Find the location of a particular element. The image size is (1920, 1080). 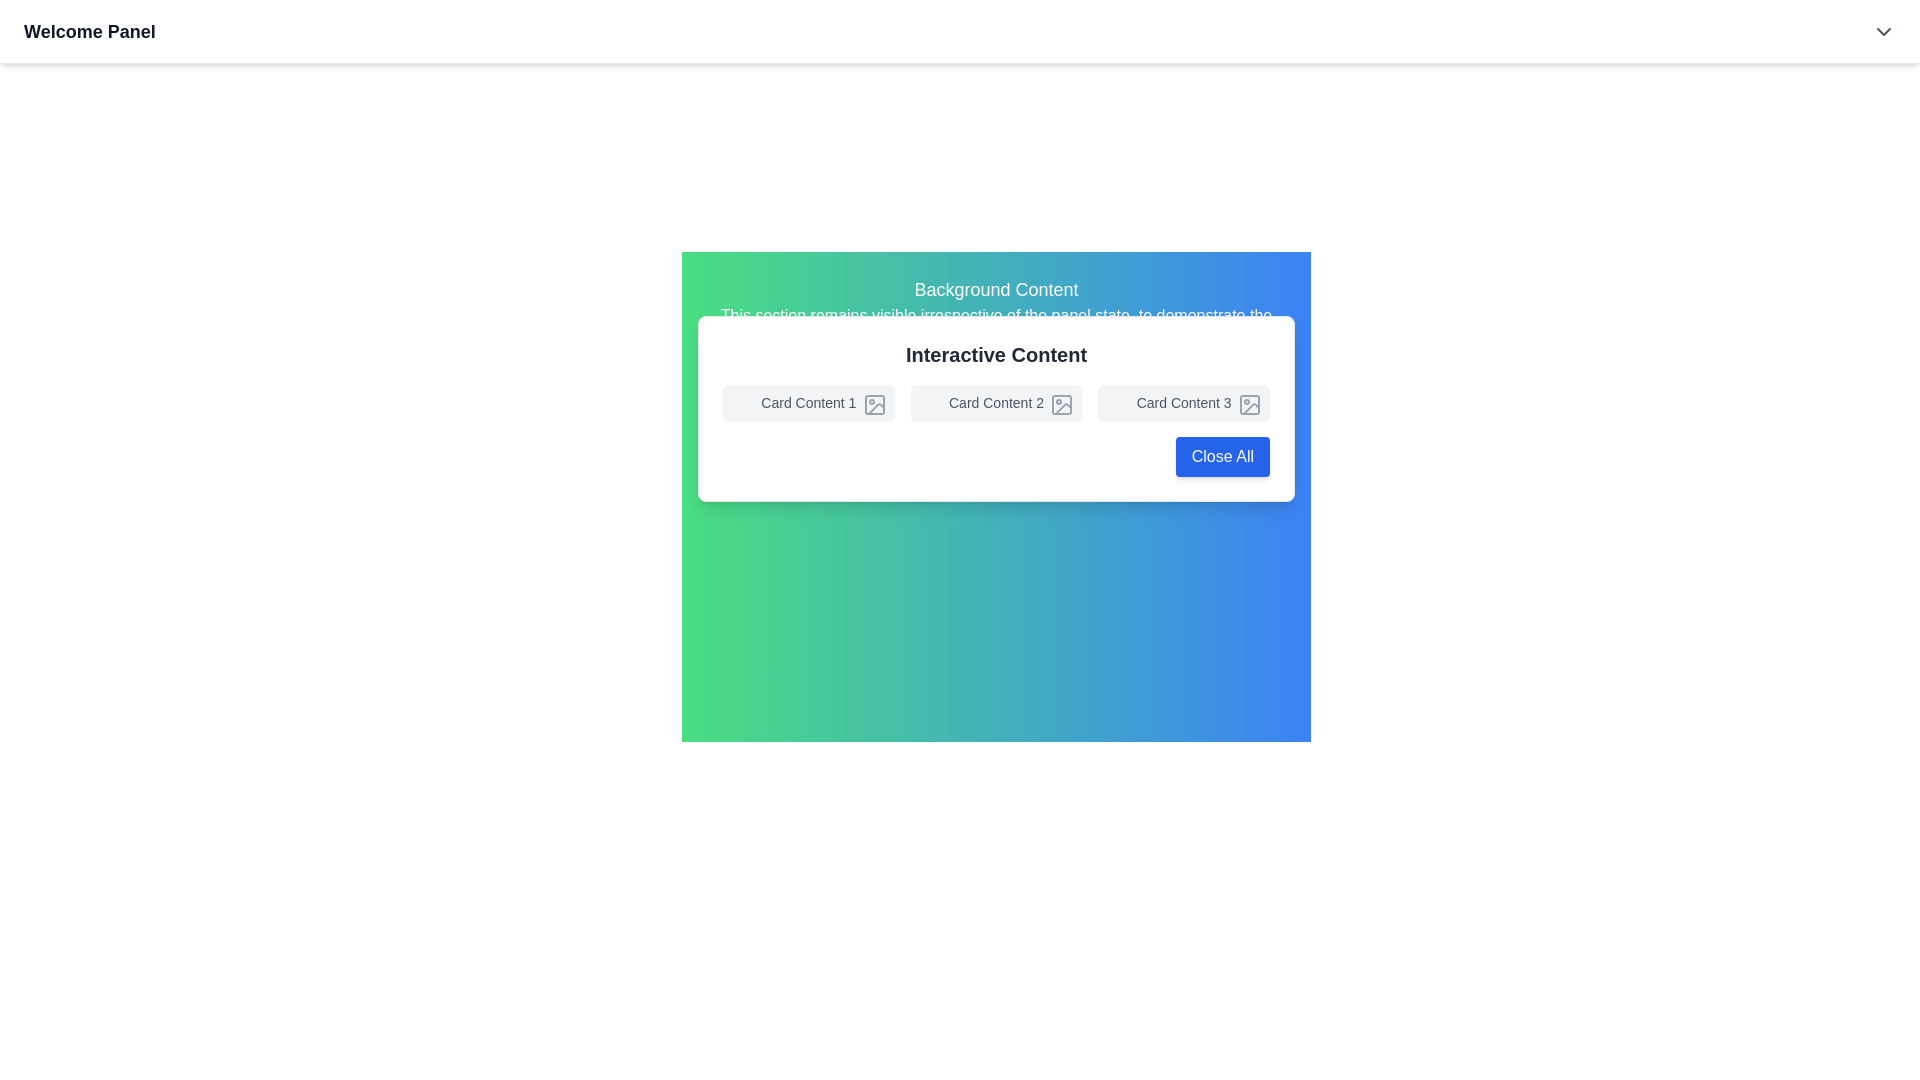

graphical illustration represented by the rectangular shape located in the top-right corner of the second card icon within the interactive content cards is located at coordinates (1060, 405).